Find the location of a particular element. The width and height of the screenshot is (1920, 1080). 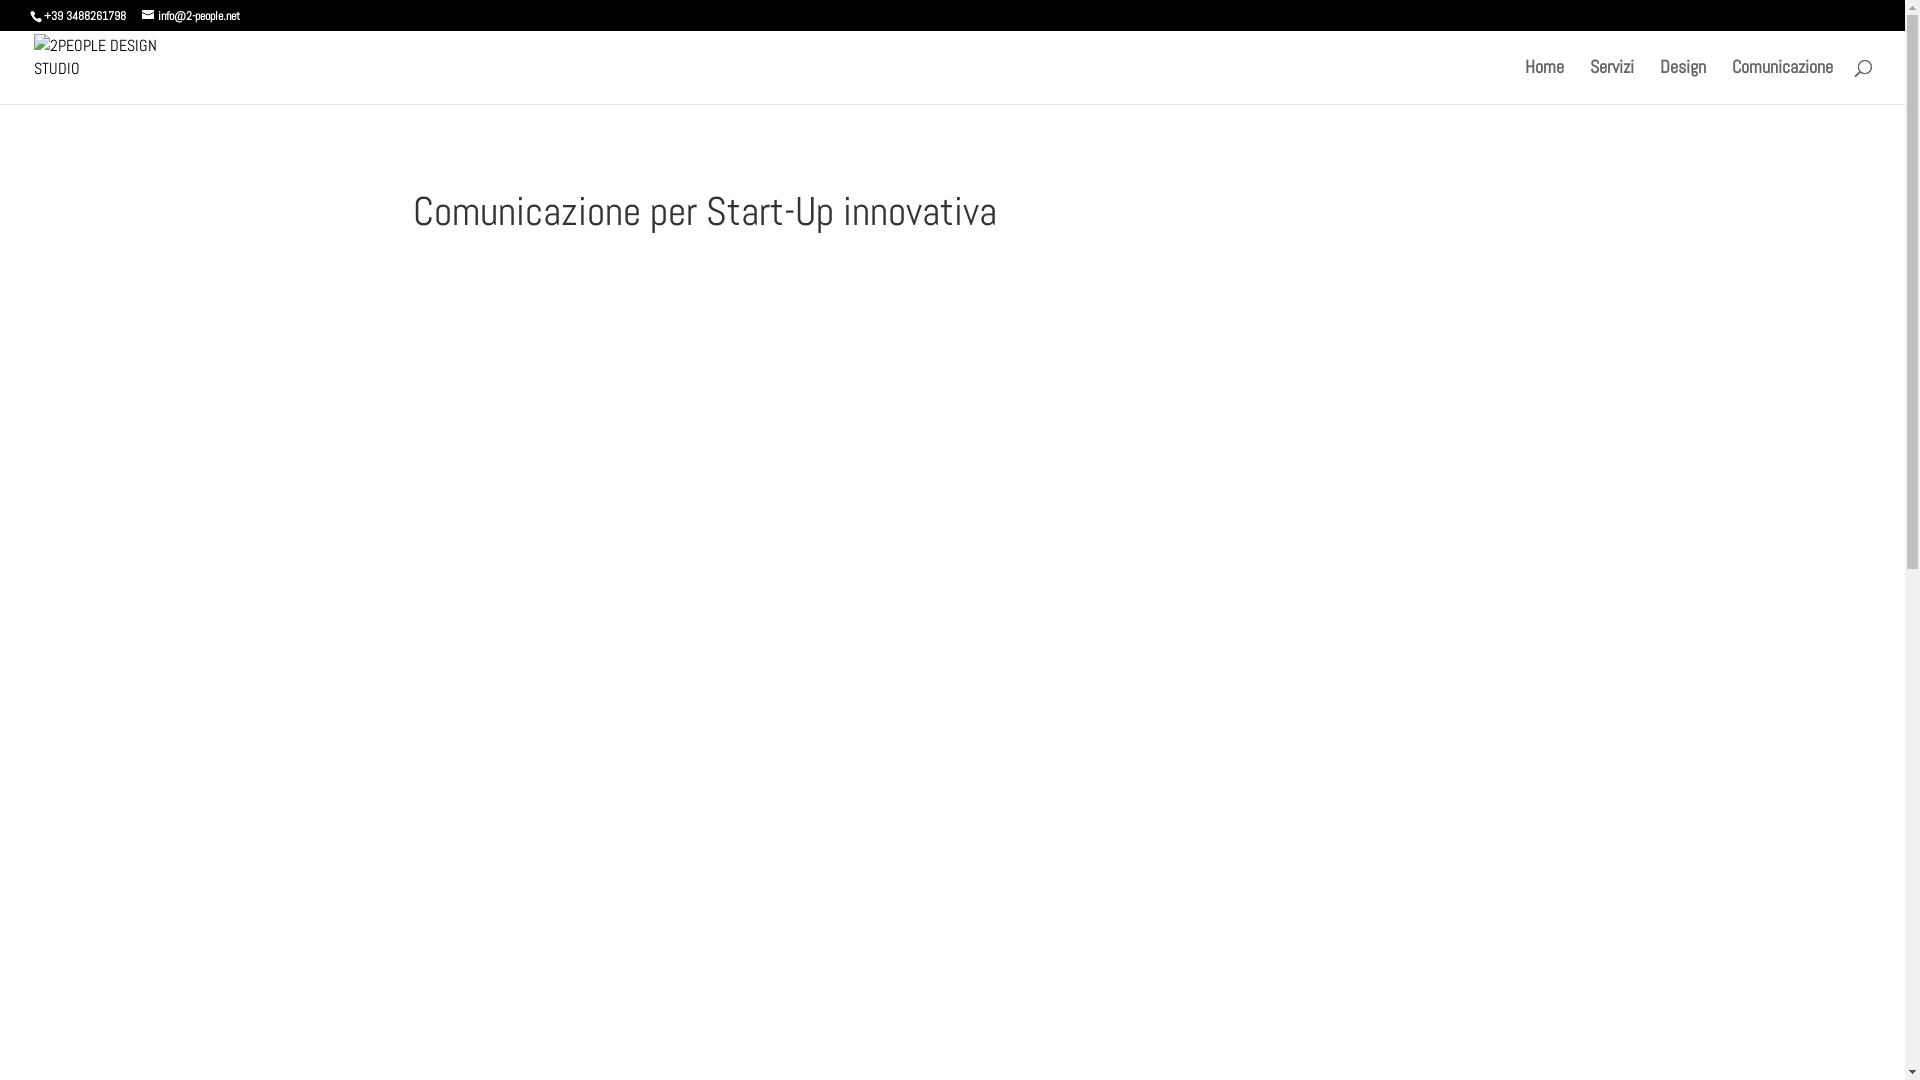

'Comunicazione' is located at coordinates (1782, 80).